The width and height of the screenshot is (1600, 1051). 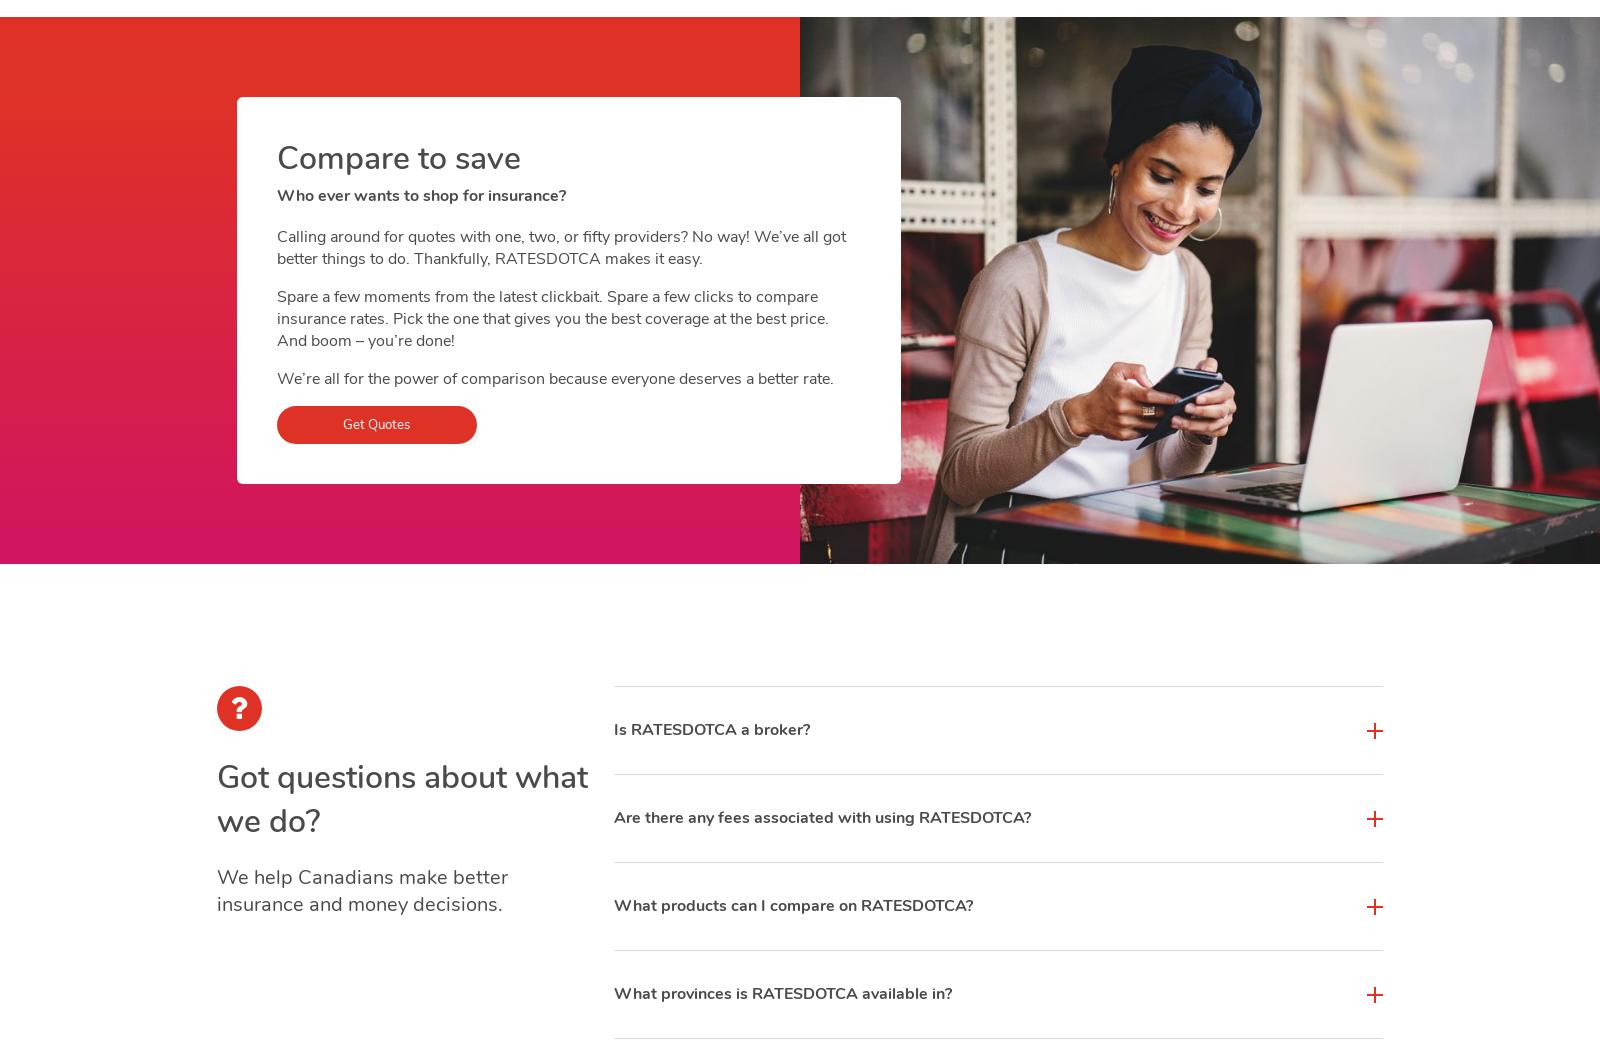 What do you see at coordinates (782, 994) in the screenshot?
I see `'What provinces is RATESDOTCA available in?'` at bounding box center [782, 994].